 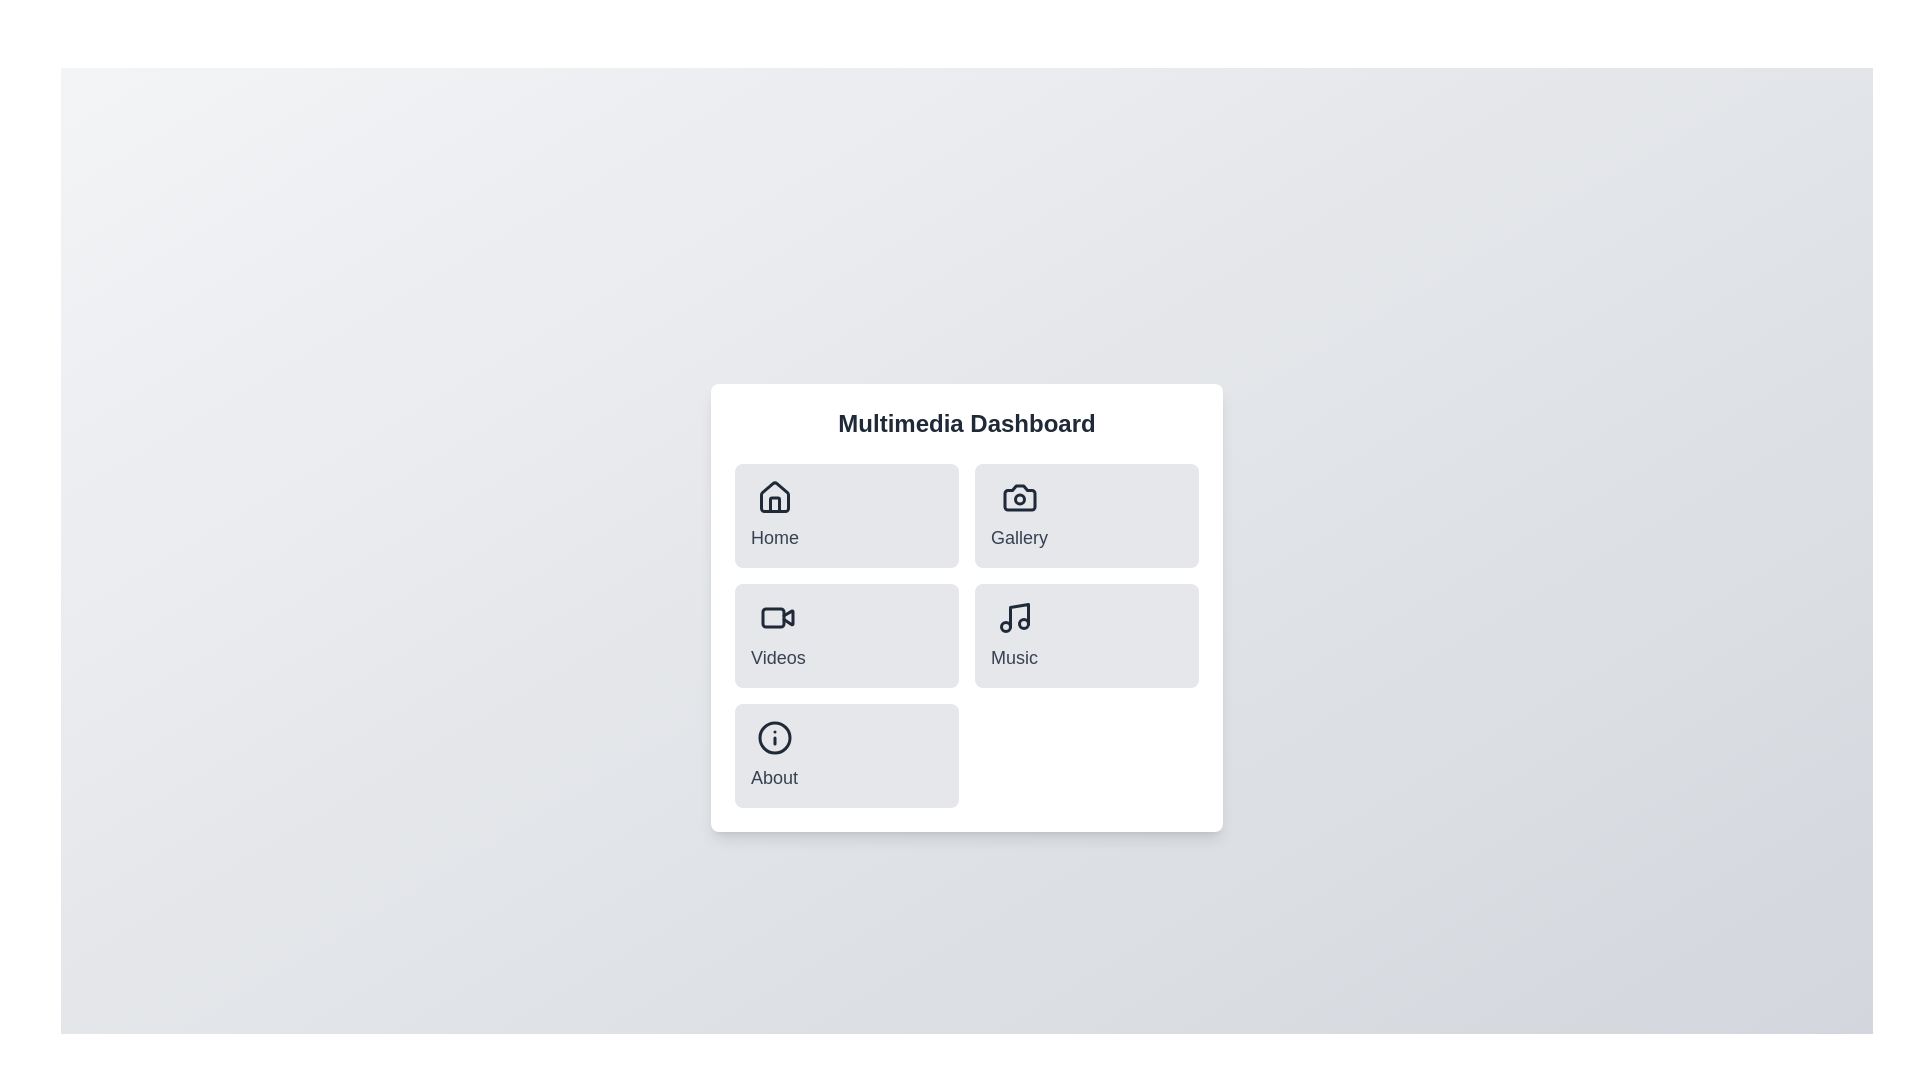 I want to click on the menu item labeled Gallery to display its description, so click(x=1018, y=515).